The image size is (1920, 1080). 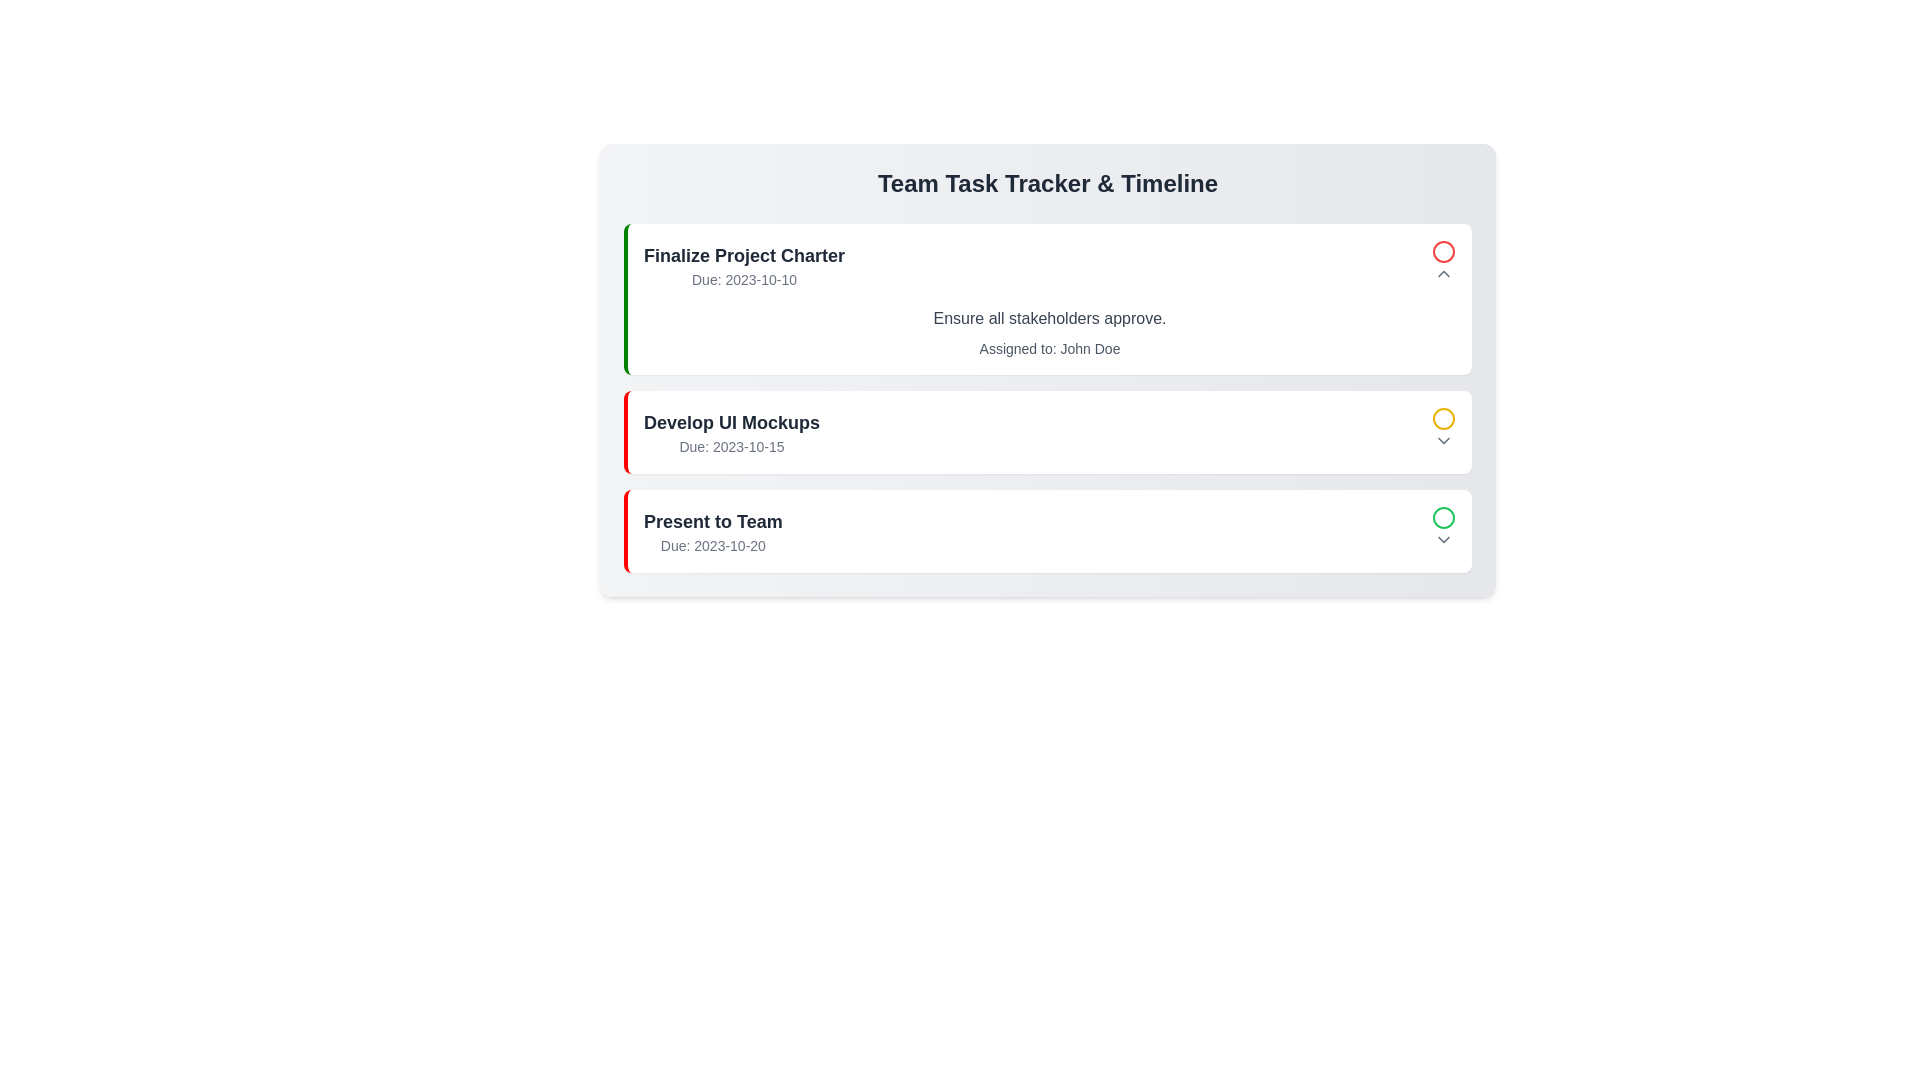 What do you see at coordinates (713, 520) in the screenshot?
I see `the Text label that serves as a descriptive header for a task or item, located at the top-left of a task card in the third position of a vertical list` at bounding box center [713, 520].